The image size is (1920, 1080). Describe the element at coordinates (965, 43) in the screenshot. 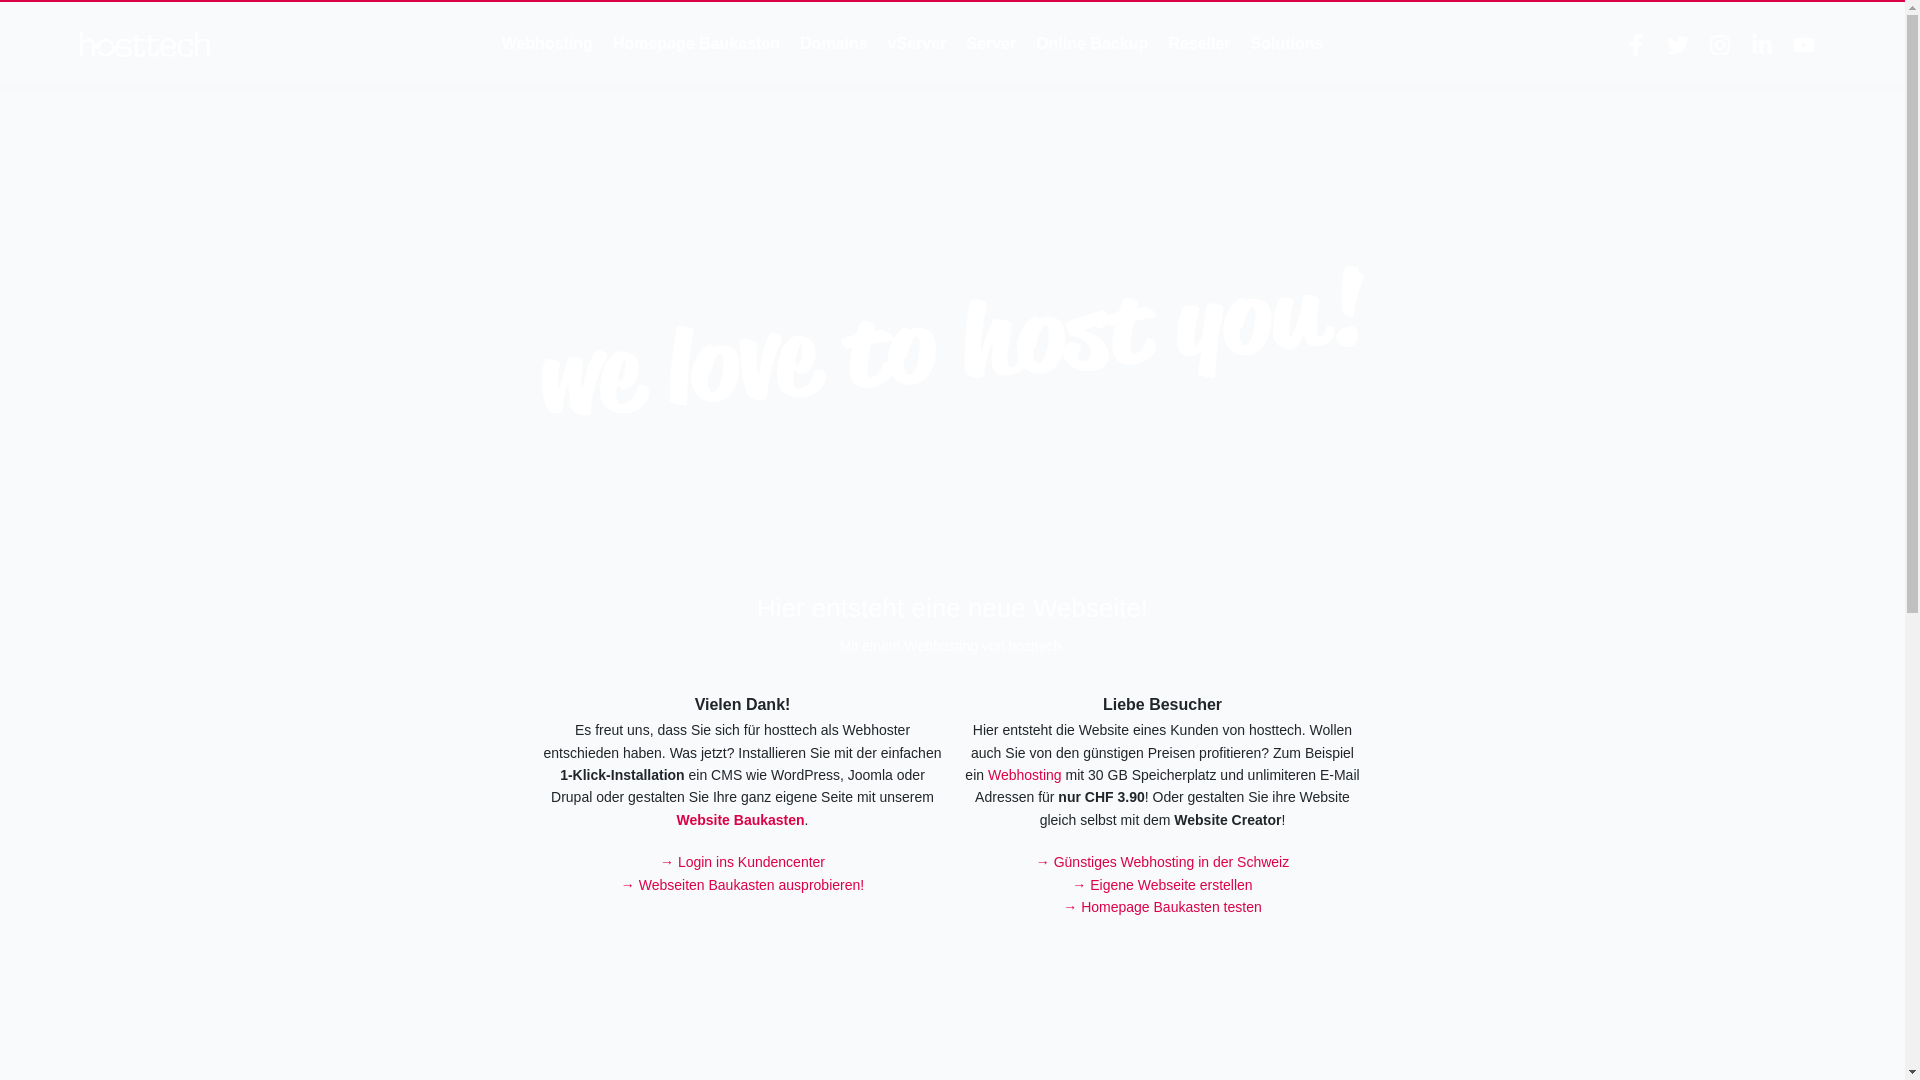

I see `'Server'` at that location.